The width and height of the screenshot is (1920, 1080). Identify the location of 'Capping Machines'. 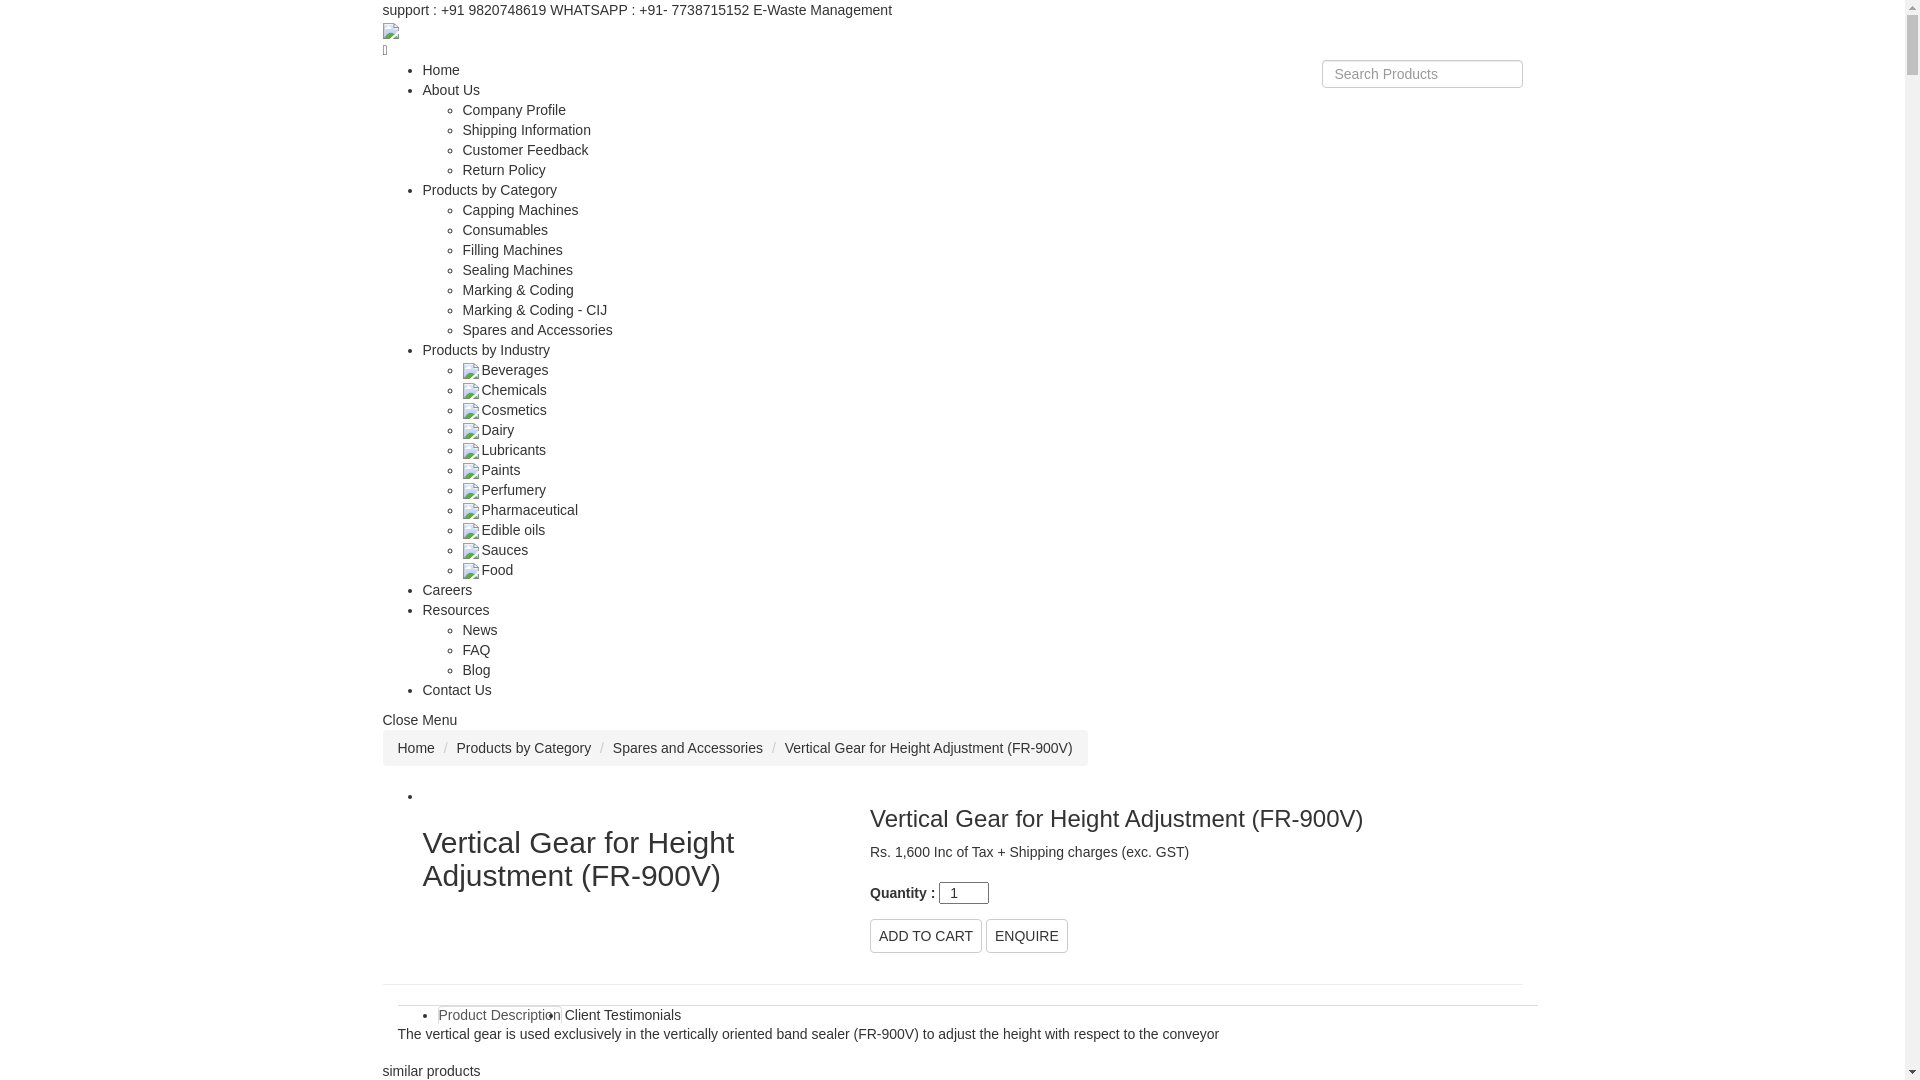
(519, 209).